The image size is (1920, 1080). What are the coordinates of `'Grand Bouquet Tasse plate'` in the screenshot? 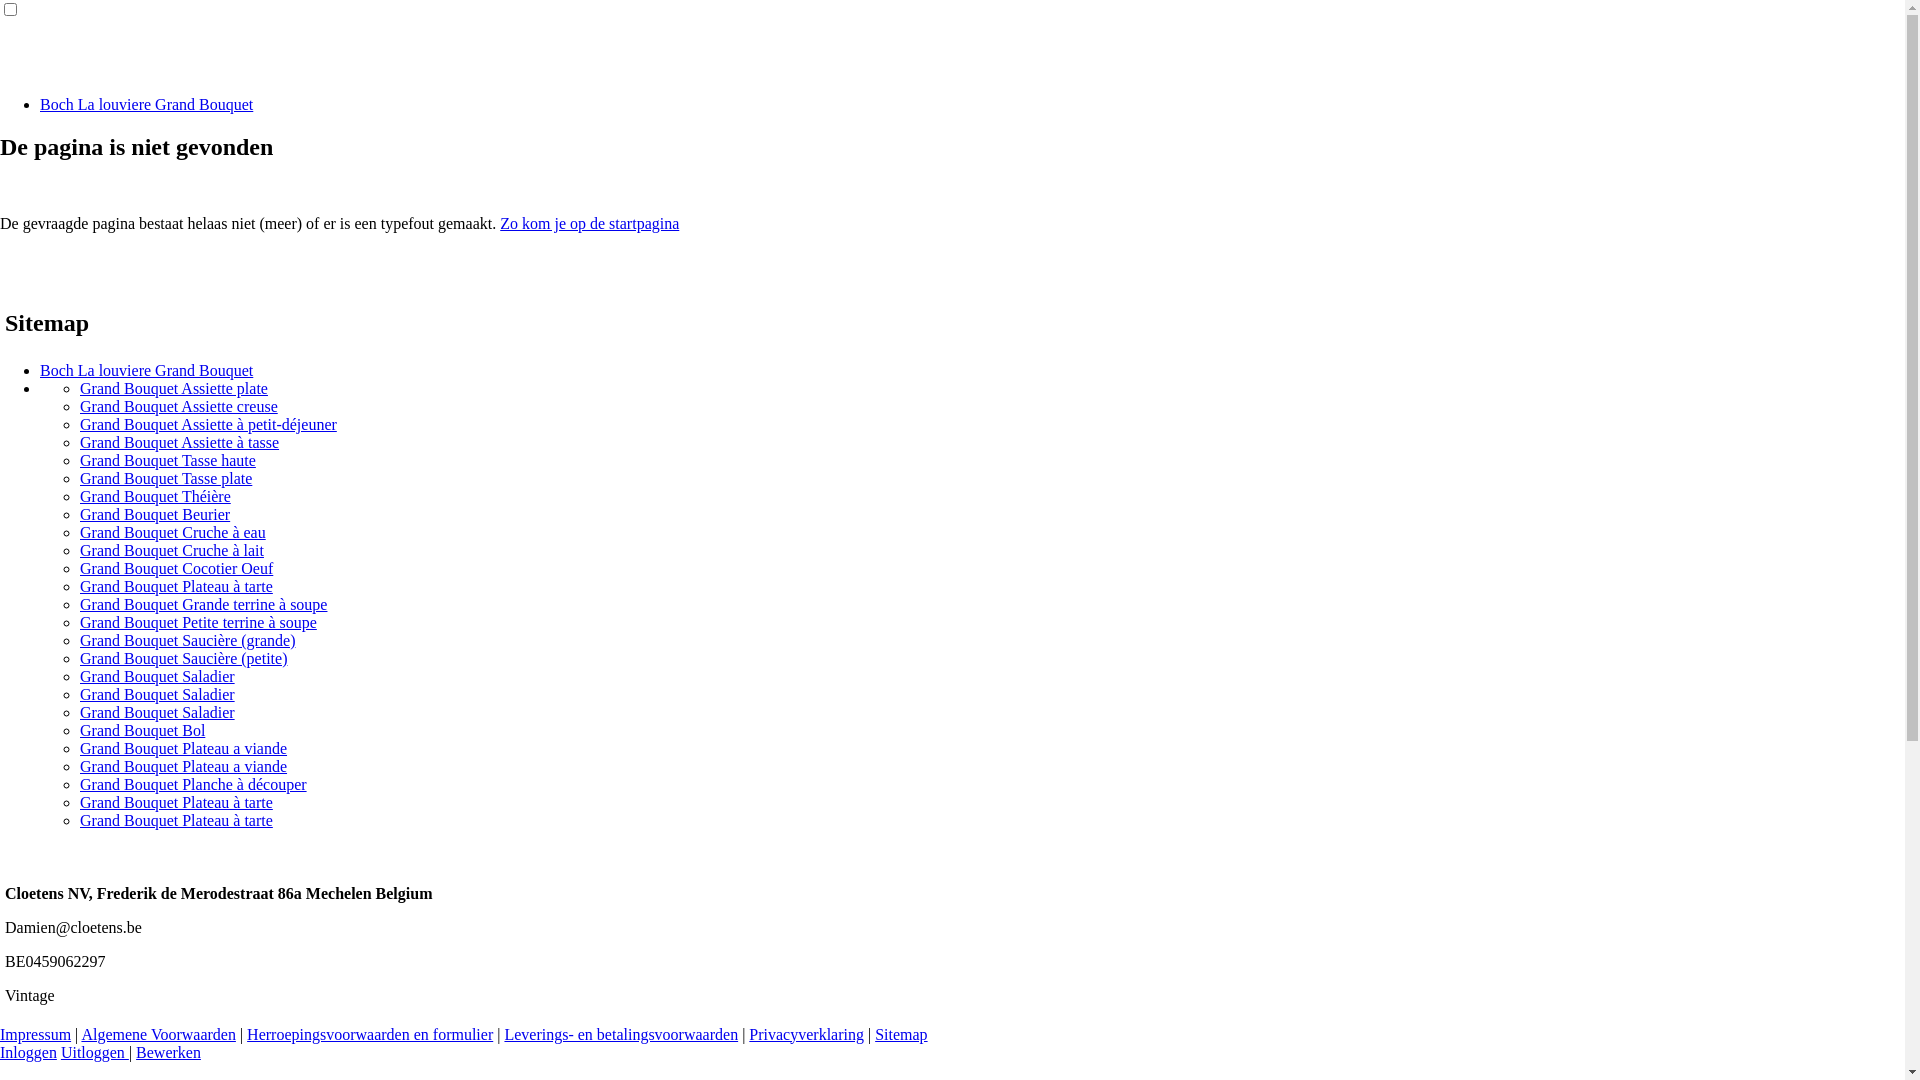 It's located at (80, 478).